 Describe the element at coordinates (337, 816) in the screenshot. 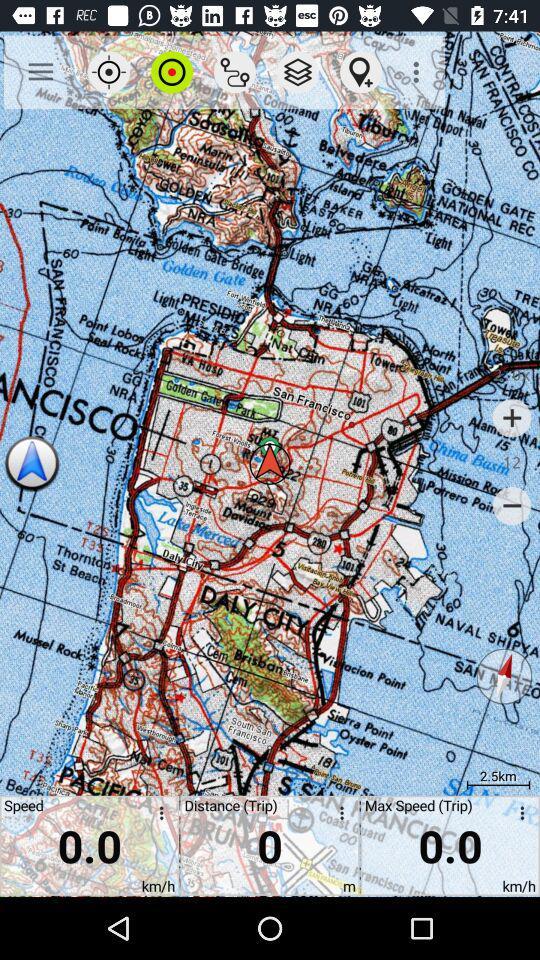

I see `the more icon` at that location.